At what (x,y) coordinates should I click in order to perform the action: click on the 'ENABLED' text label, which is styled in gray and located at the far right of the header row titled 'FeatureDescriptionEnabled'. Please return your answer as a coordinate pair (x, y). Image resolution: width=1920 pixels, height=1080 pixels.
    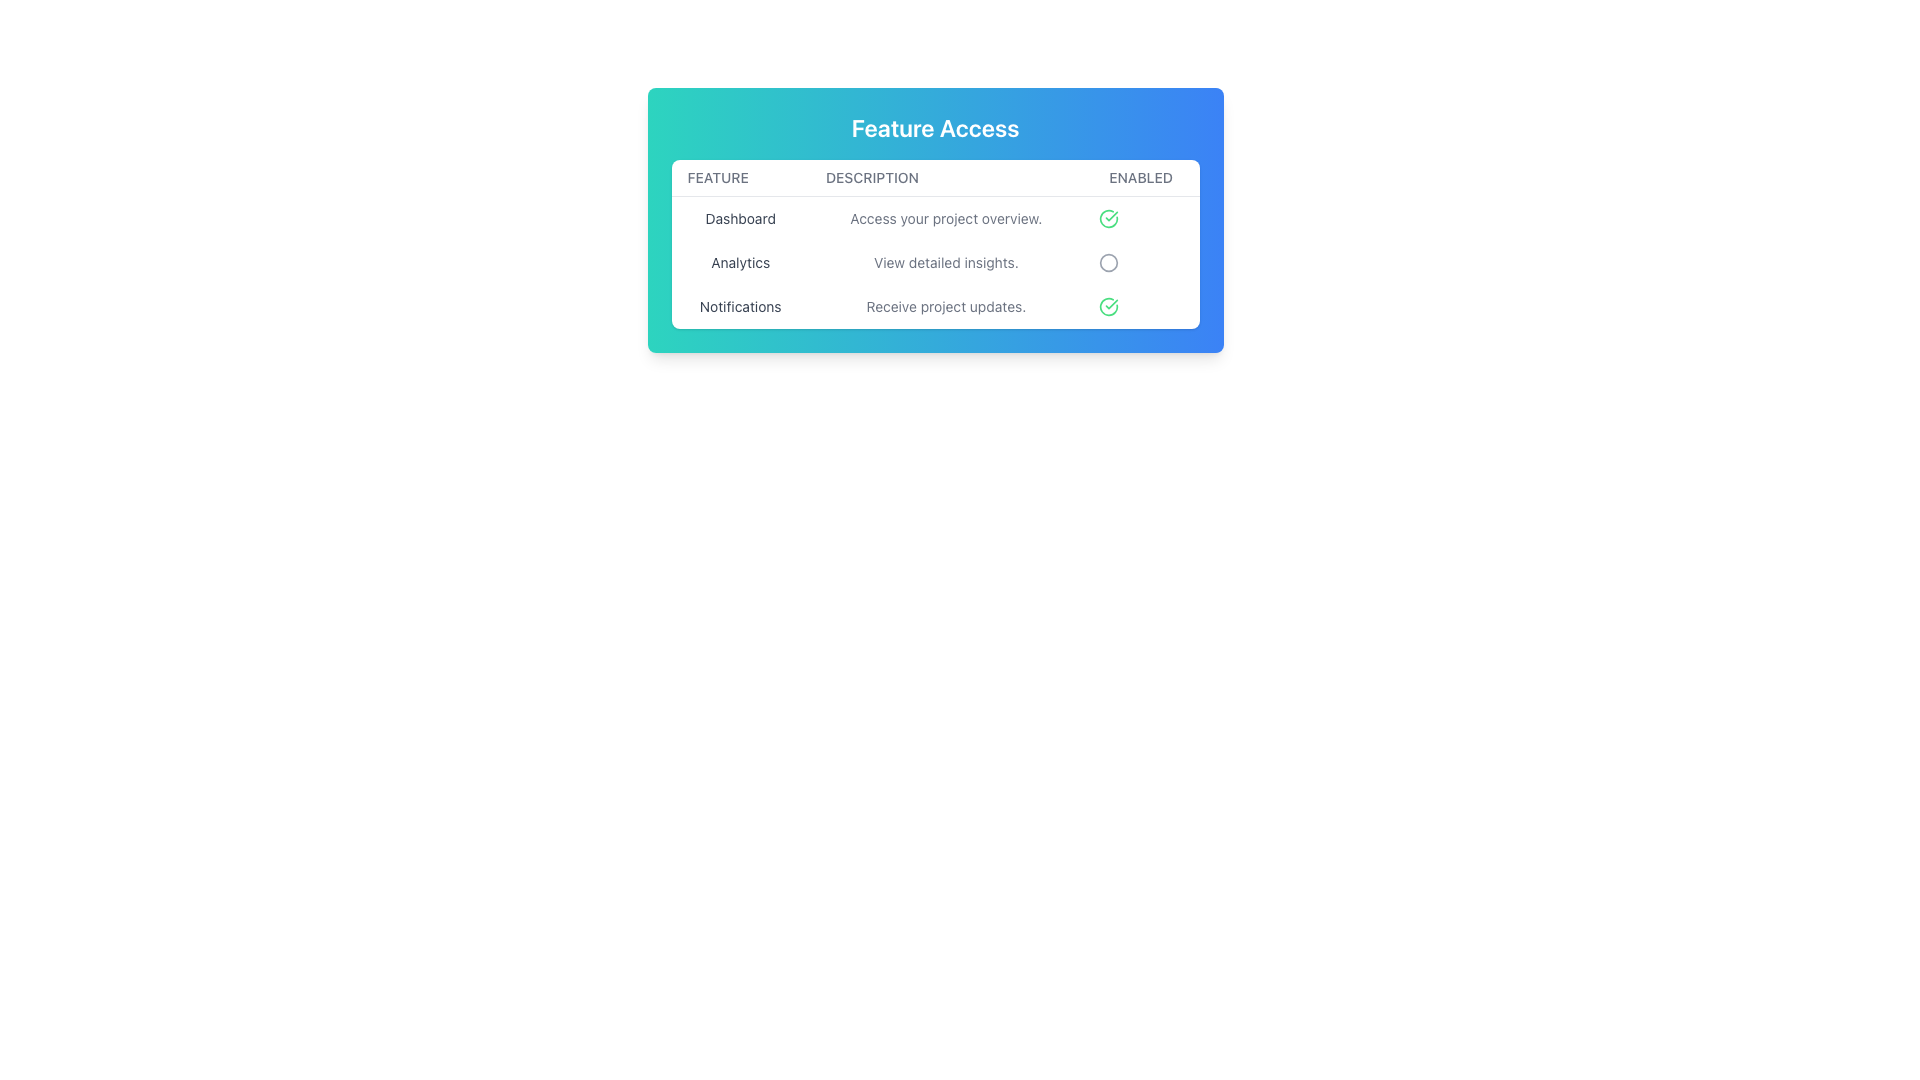
    Looking at the image, I should click on (1141, 177).